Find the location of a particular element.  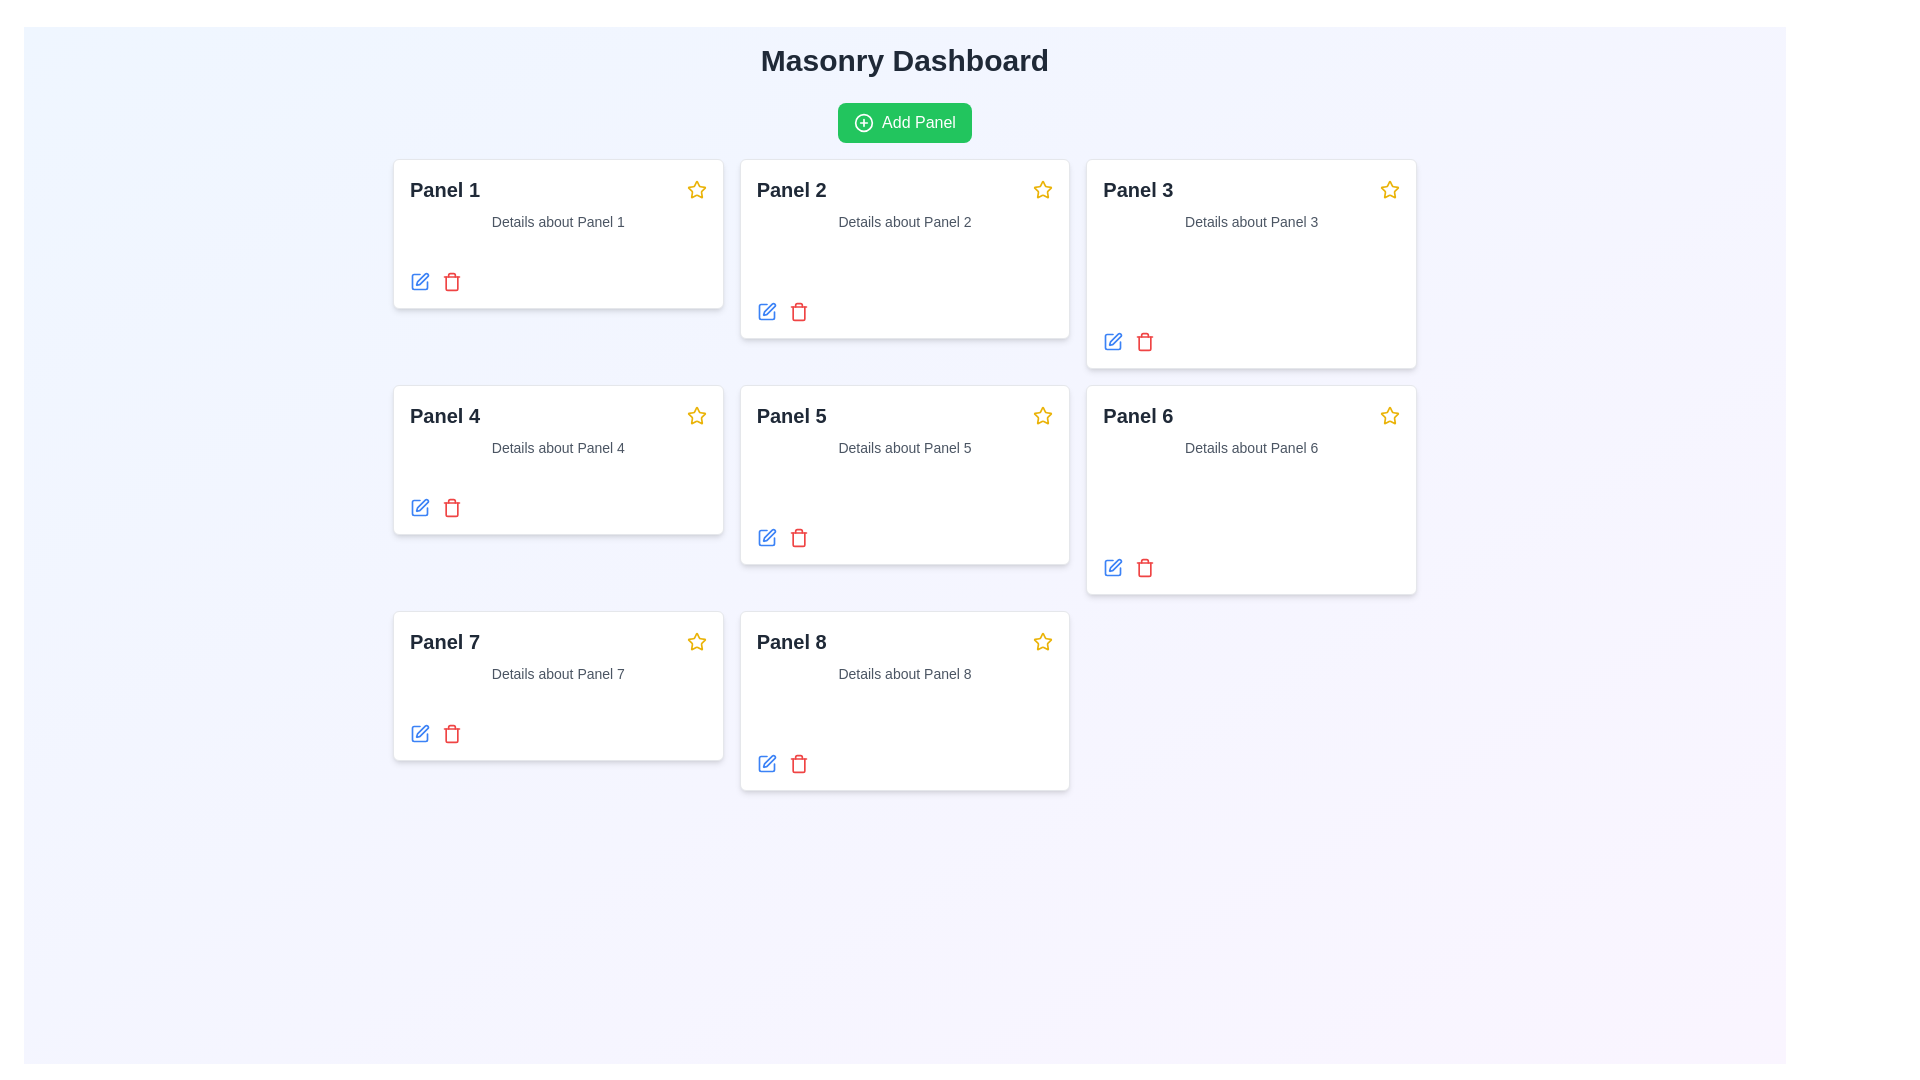

the blue pen icon associated with writing or editing, located at the bottom-left corner of 'Panel 5' is located at coordinates (765, 536).